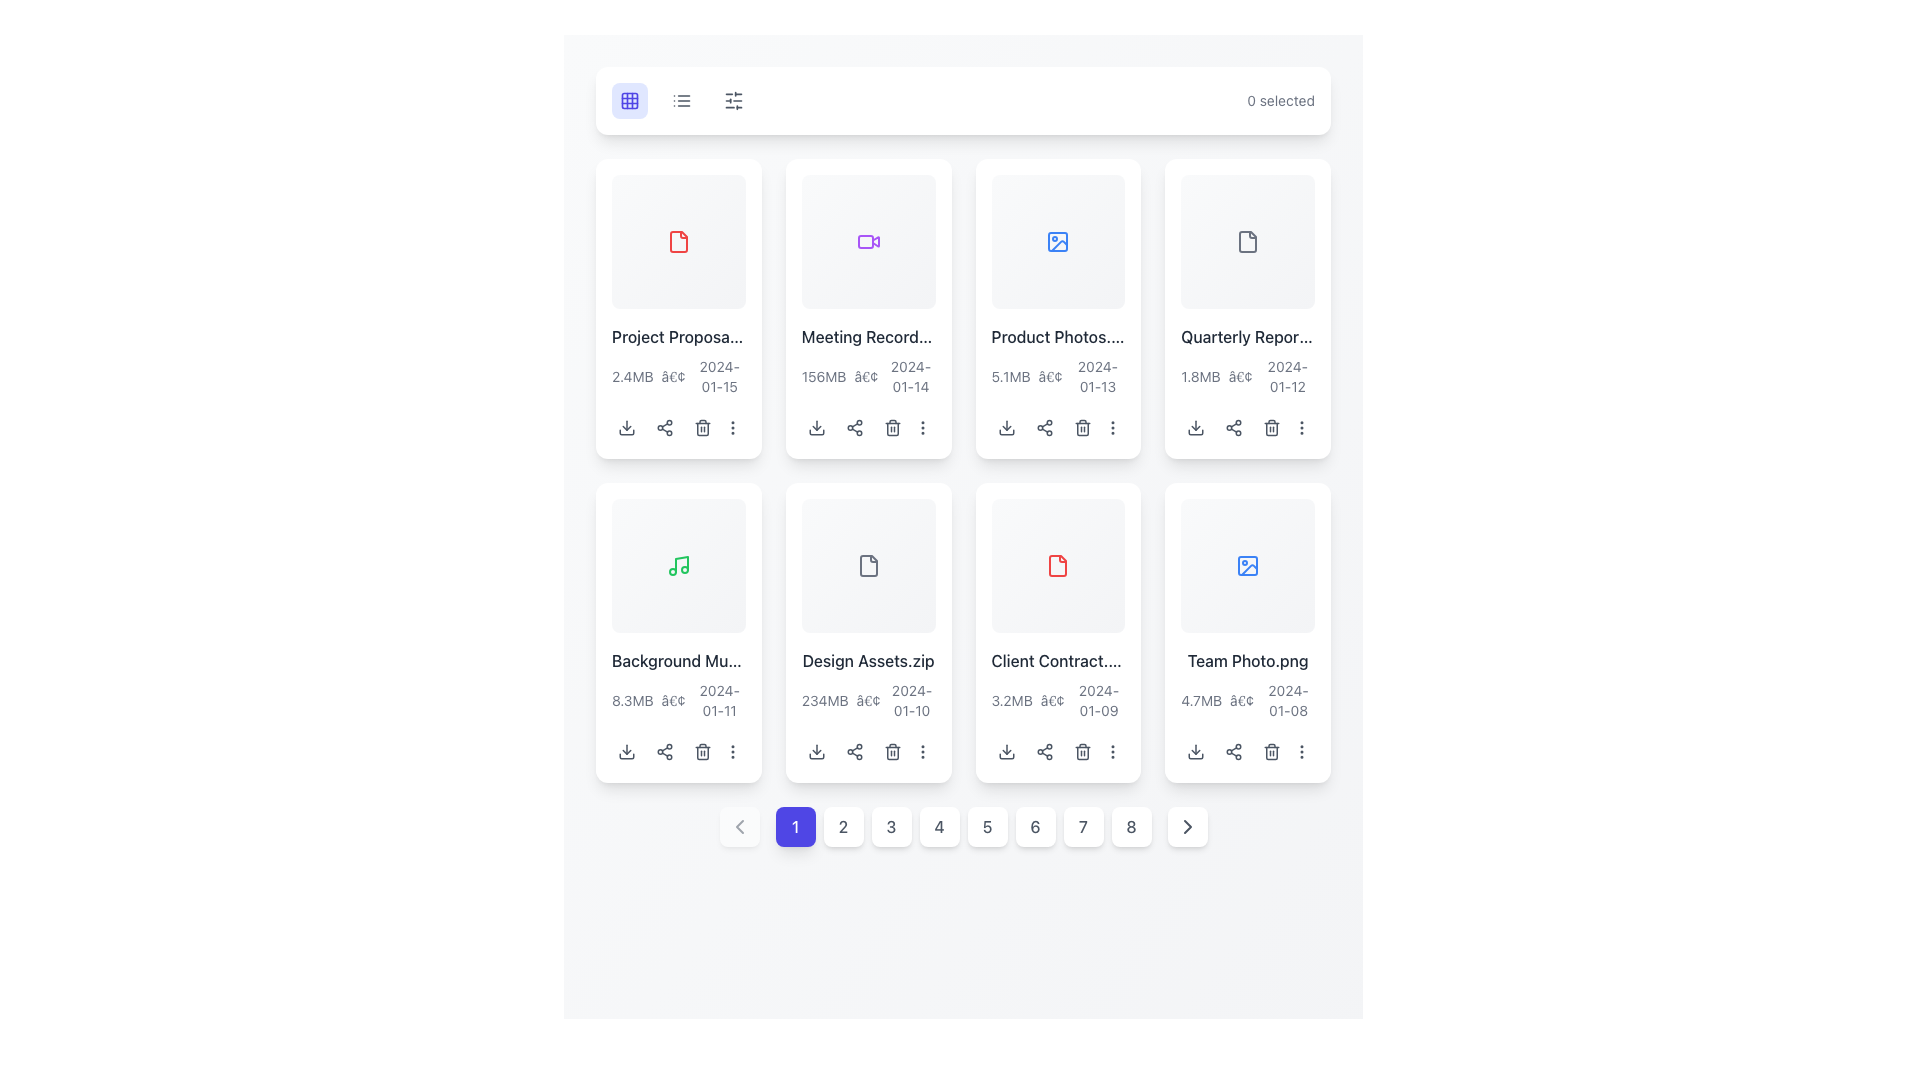 Image resolution: width=1920 pixels, height=1080 pixels. What do you see at coordinates (702, 751) in the screenshot?
I see `the trash icon located at the bottom of the 'Background Music.mp3' file card` at bounding box center [702, 751].